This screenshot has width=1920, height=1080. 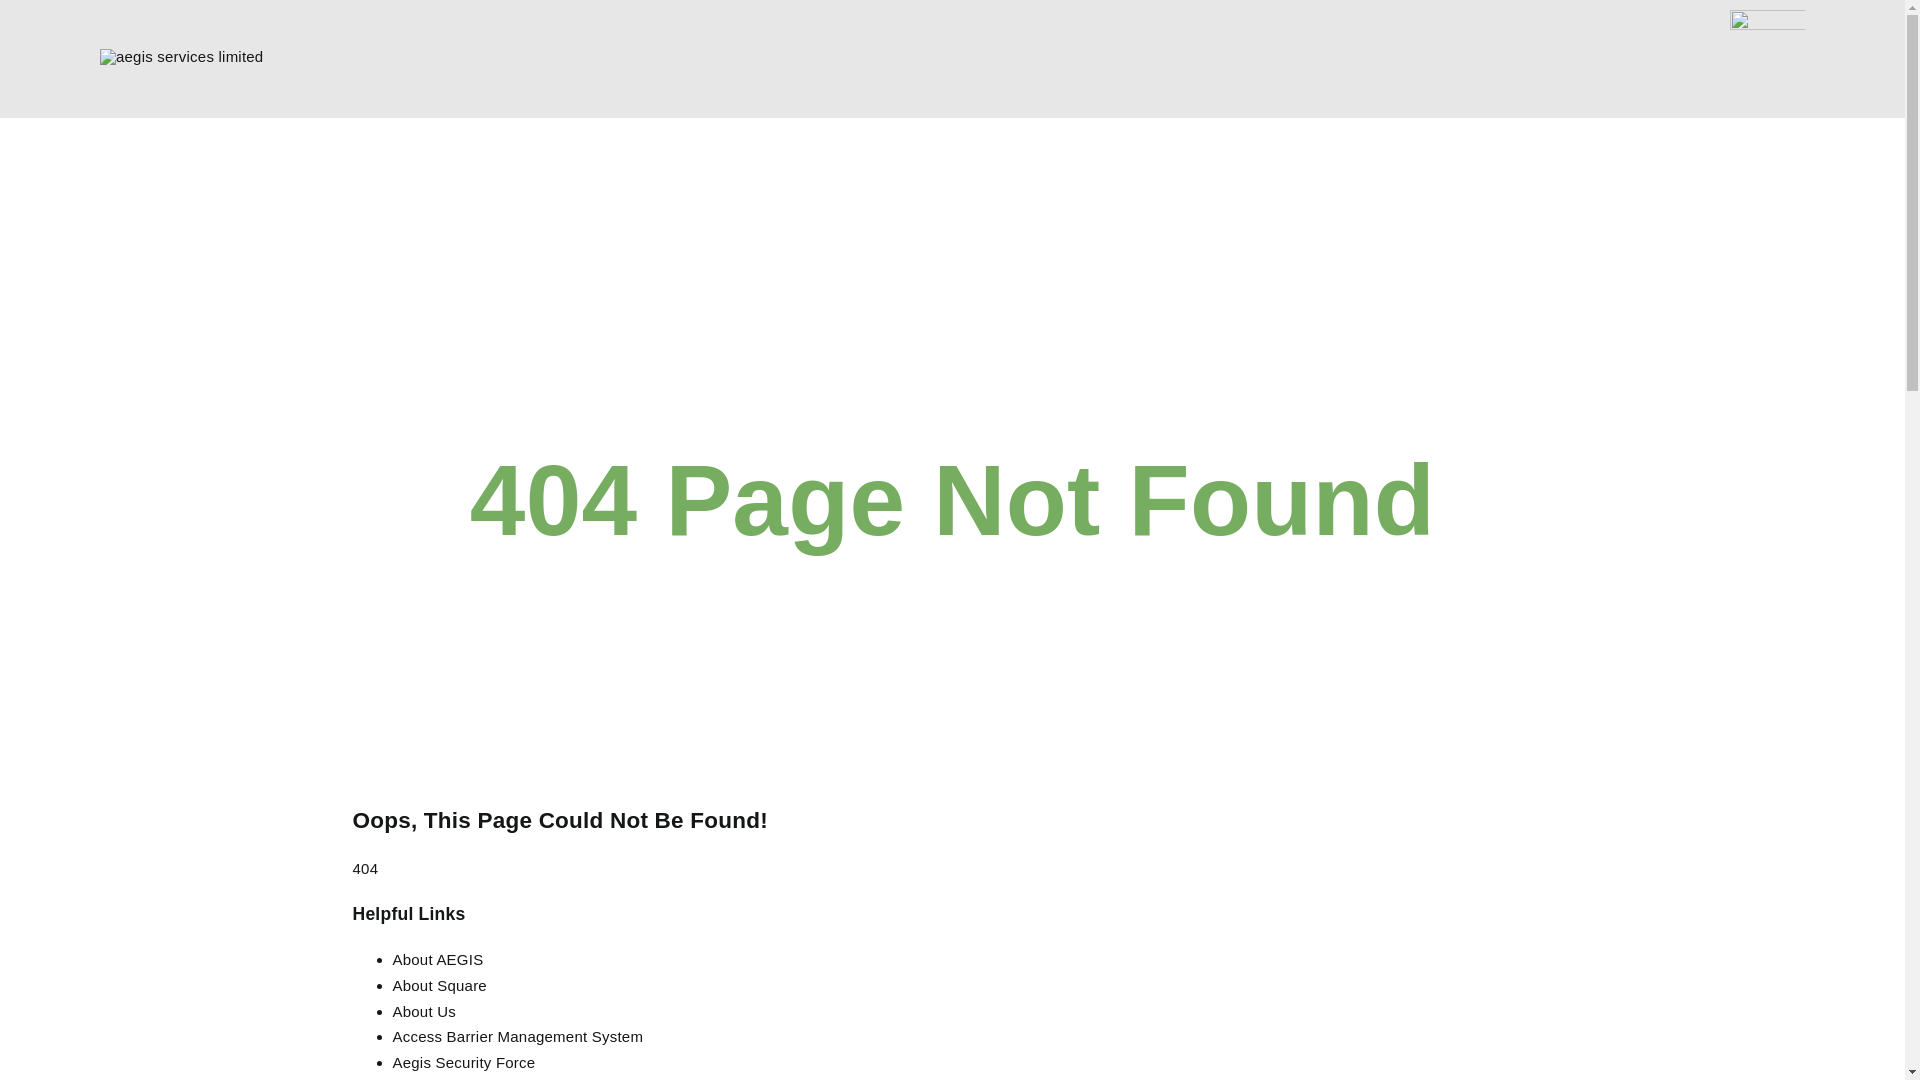 What do you see at coordinates (392, 1011) in the screenshot?
I see `'About Us'` at bounding box center [392, 1011].